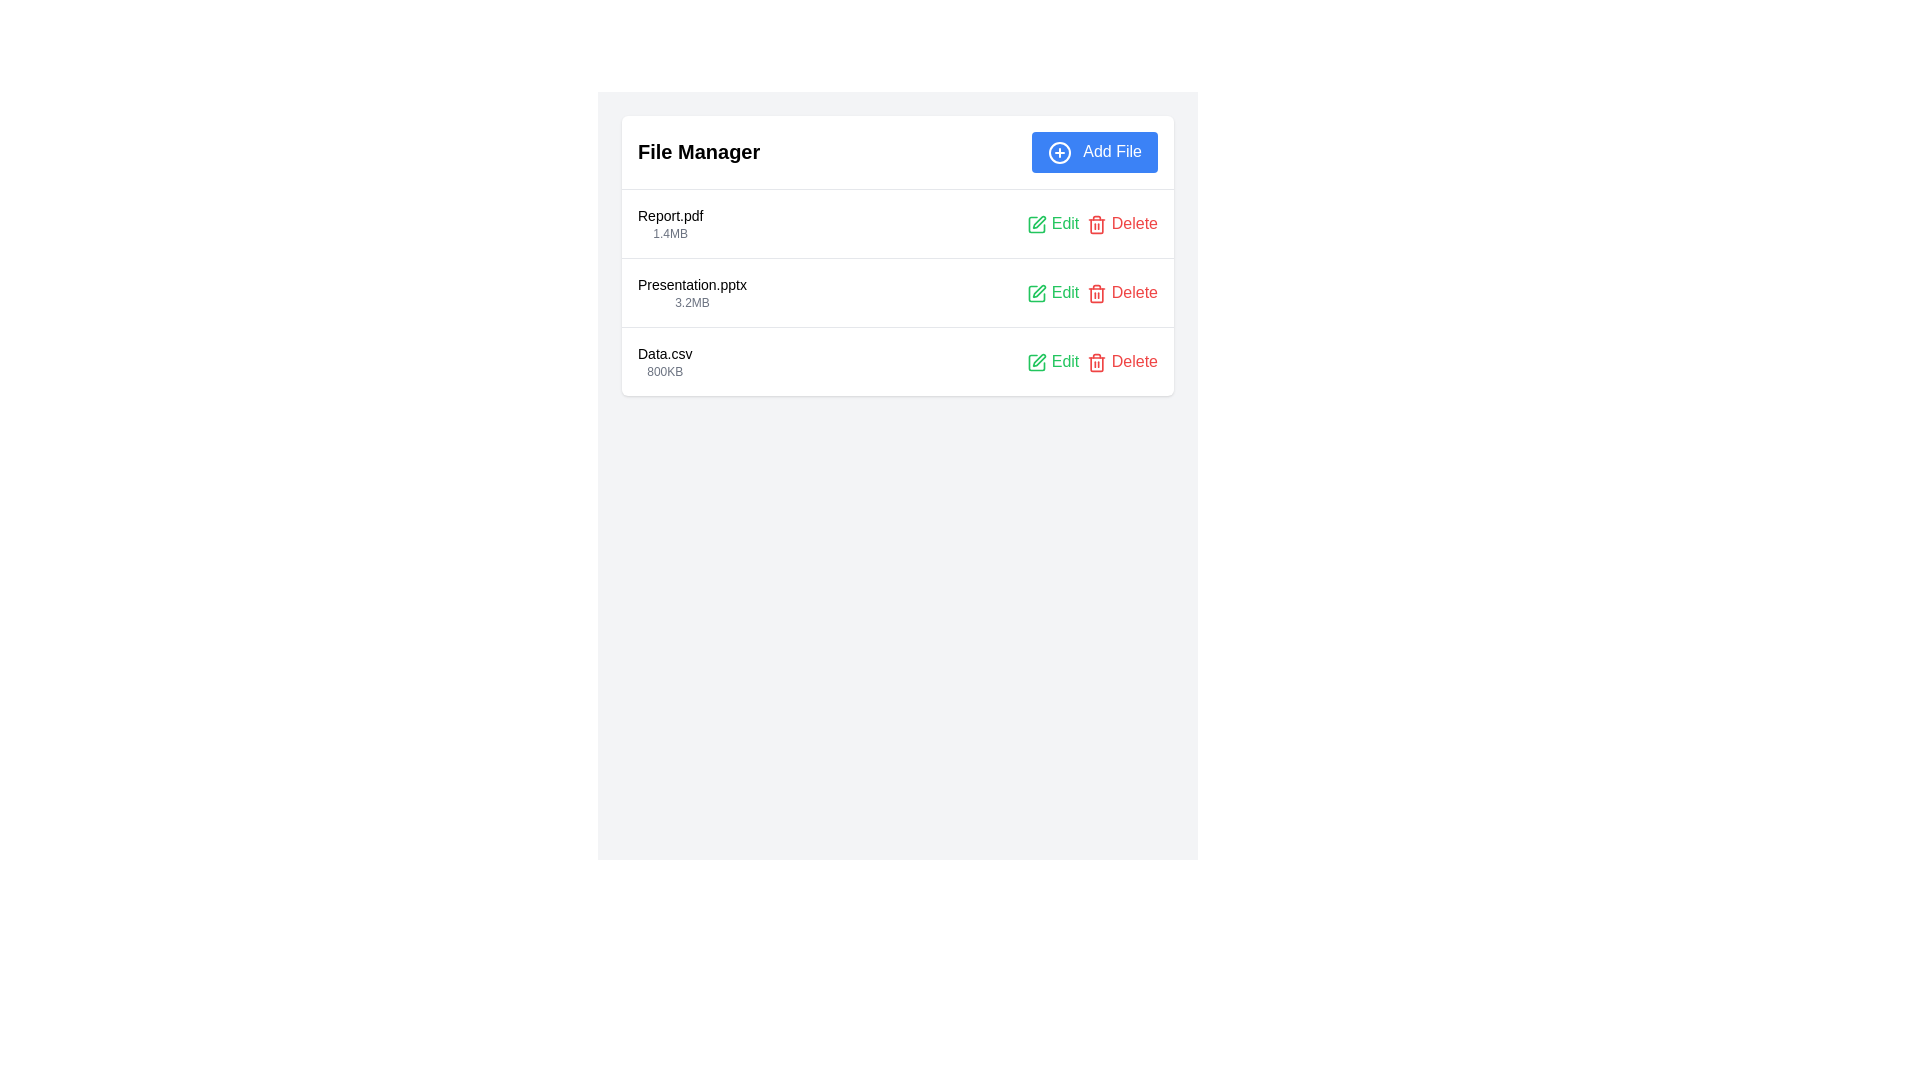 The image size is (1920, 1080). I want to click on the 'Delete' button in the interactive segment next to the 'Report.pdf 1.4MB' entry, so click(1091, 223).